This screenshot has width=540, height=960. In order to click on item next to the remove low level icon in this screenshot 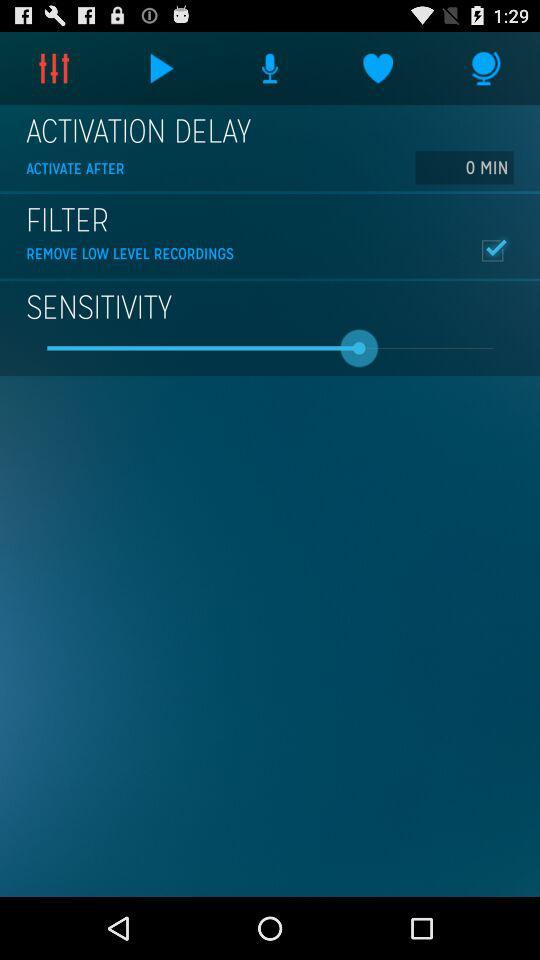, I will do `click(491, 249)`.